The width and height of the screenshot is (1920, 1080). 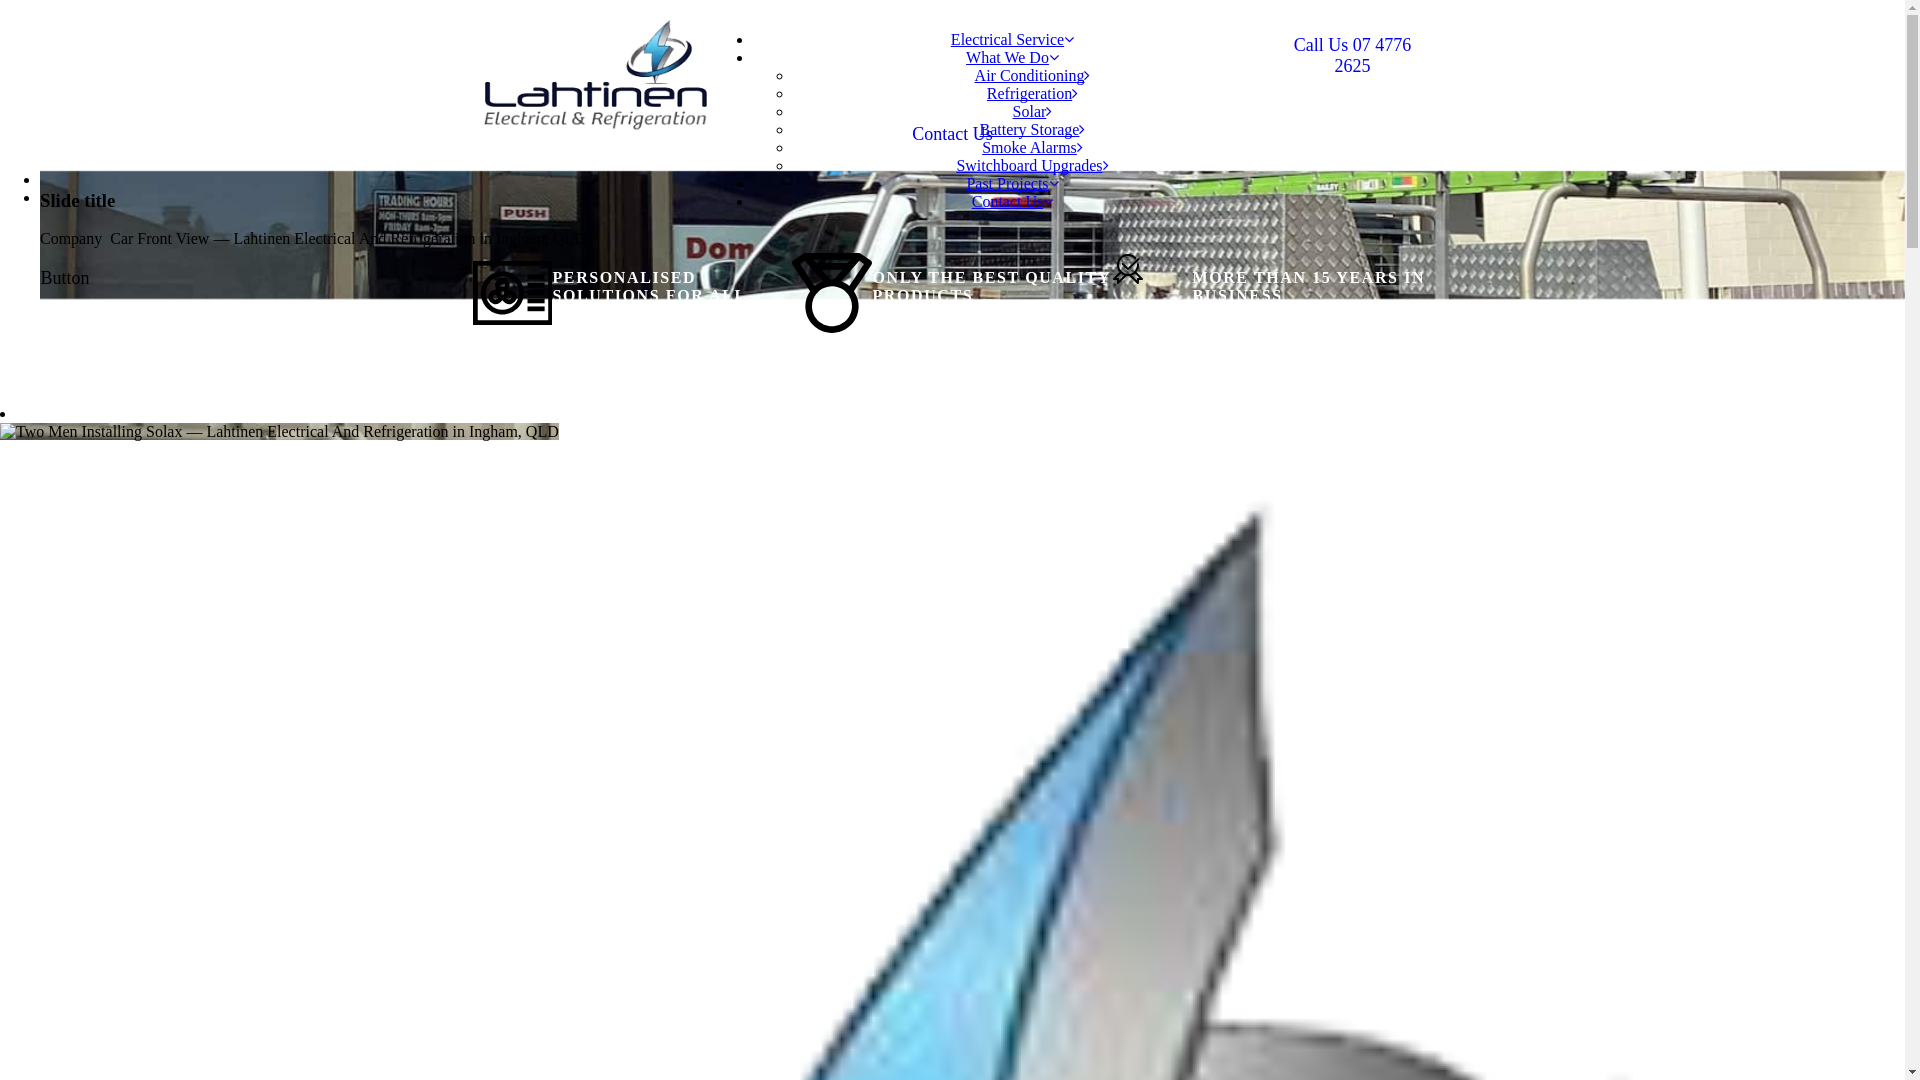 What do you see at coordinates (1032, 164) in the screenshot?
I see `'Switchboard Upgrades'` at bounding box center [1032, 164].